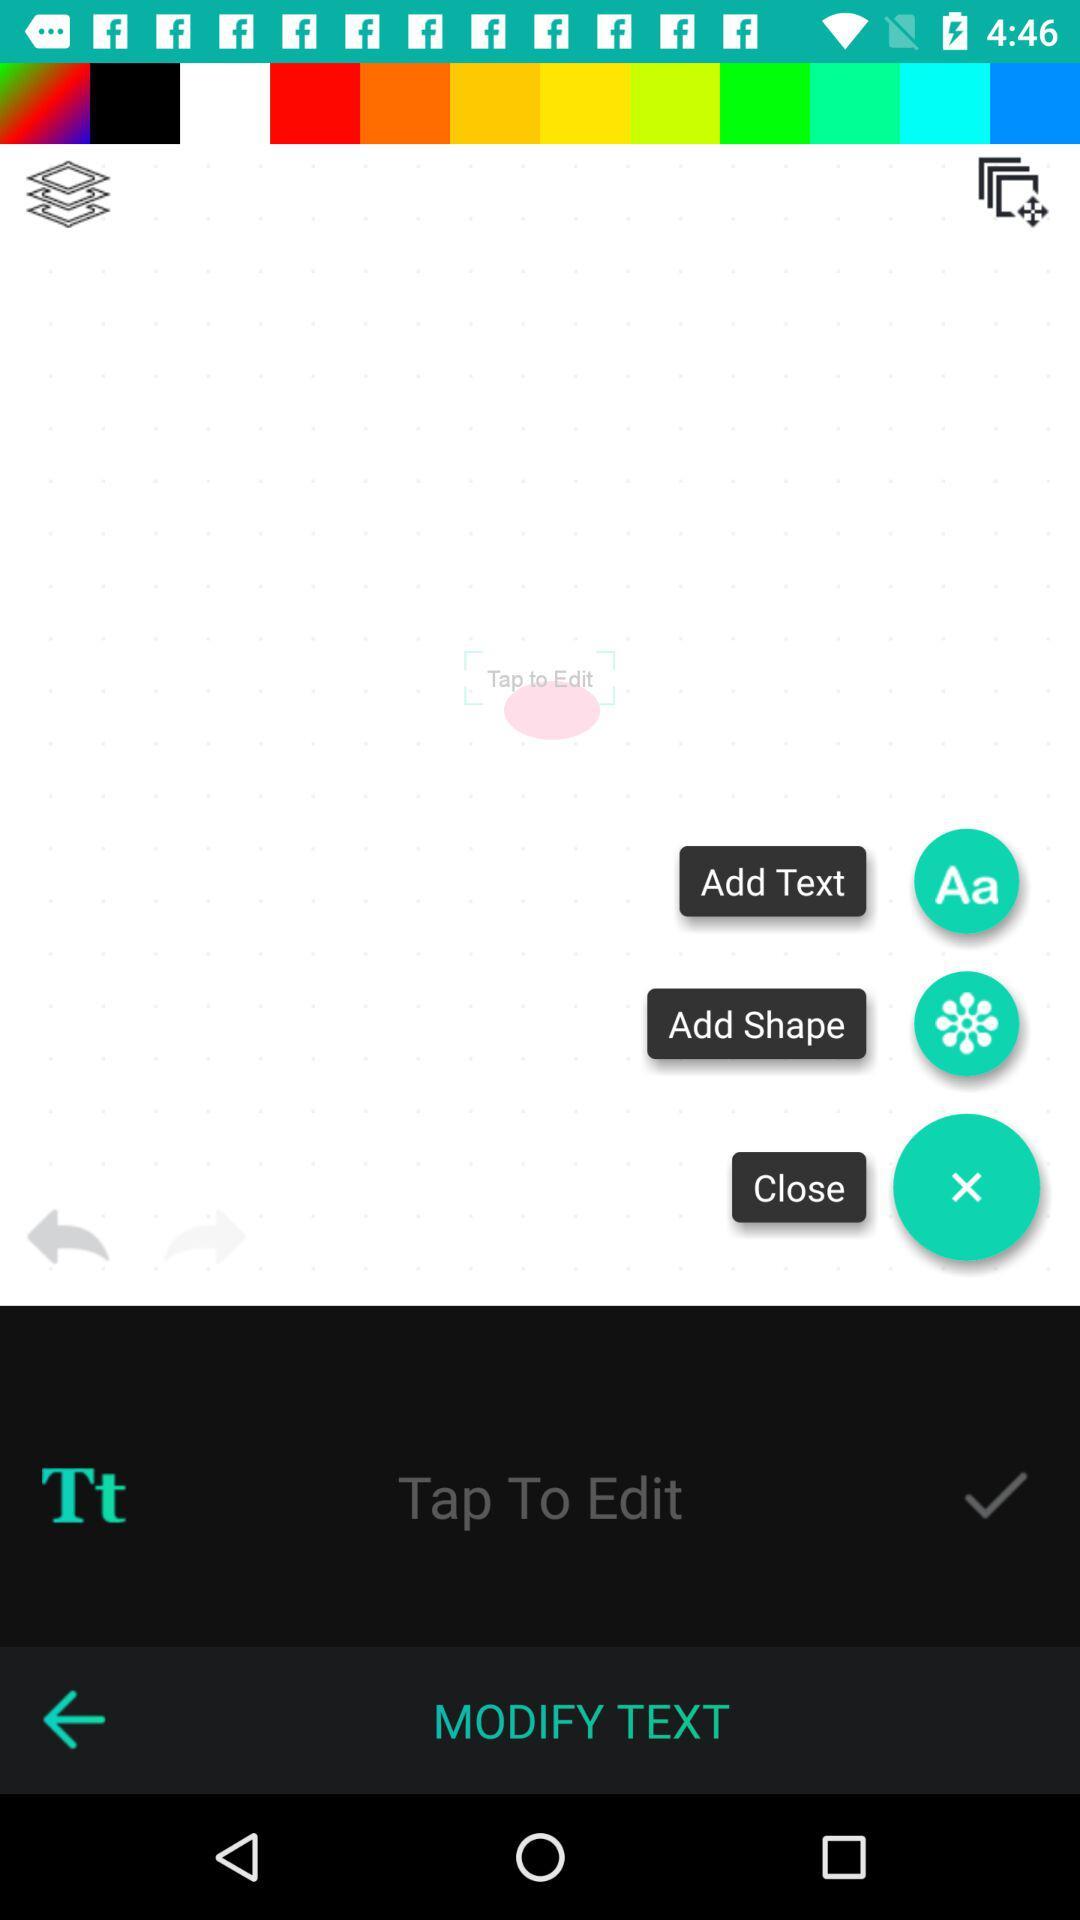  Describe the element at coordinates (72, 1719) in the screenshot. I see `go back` at that location.